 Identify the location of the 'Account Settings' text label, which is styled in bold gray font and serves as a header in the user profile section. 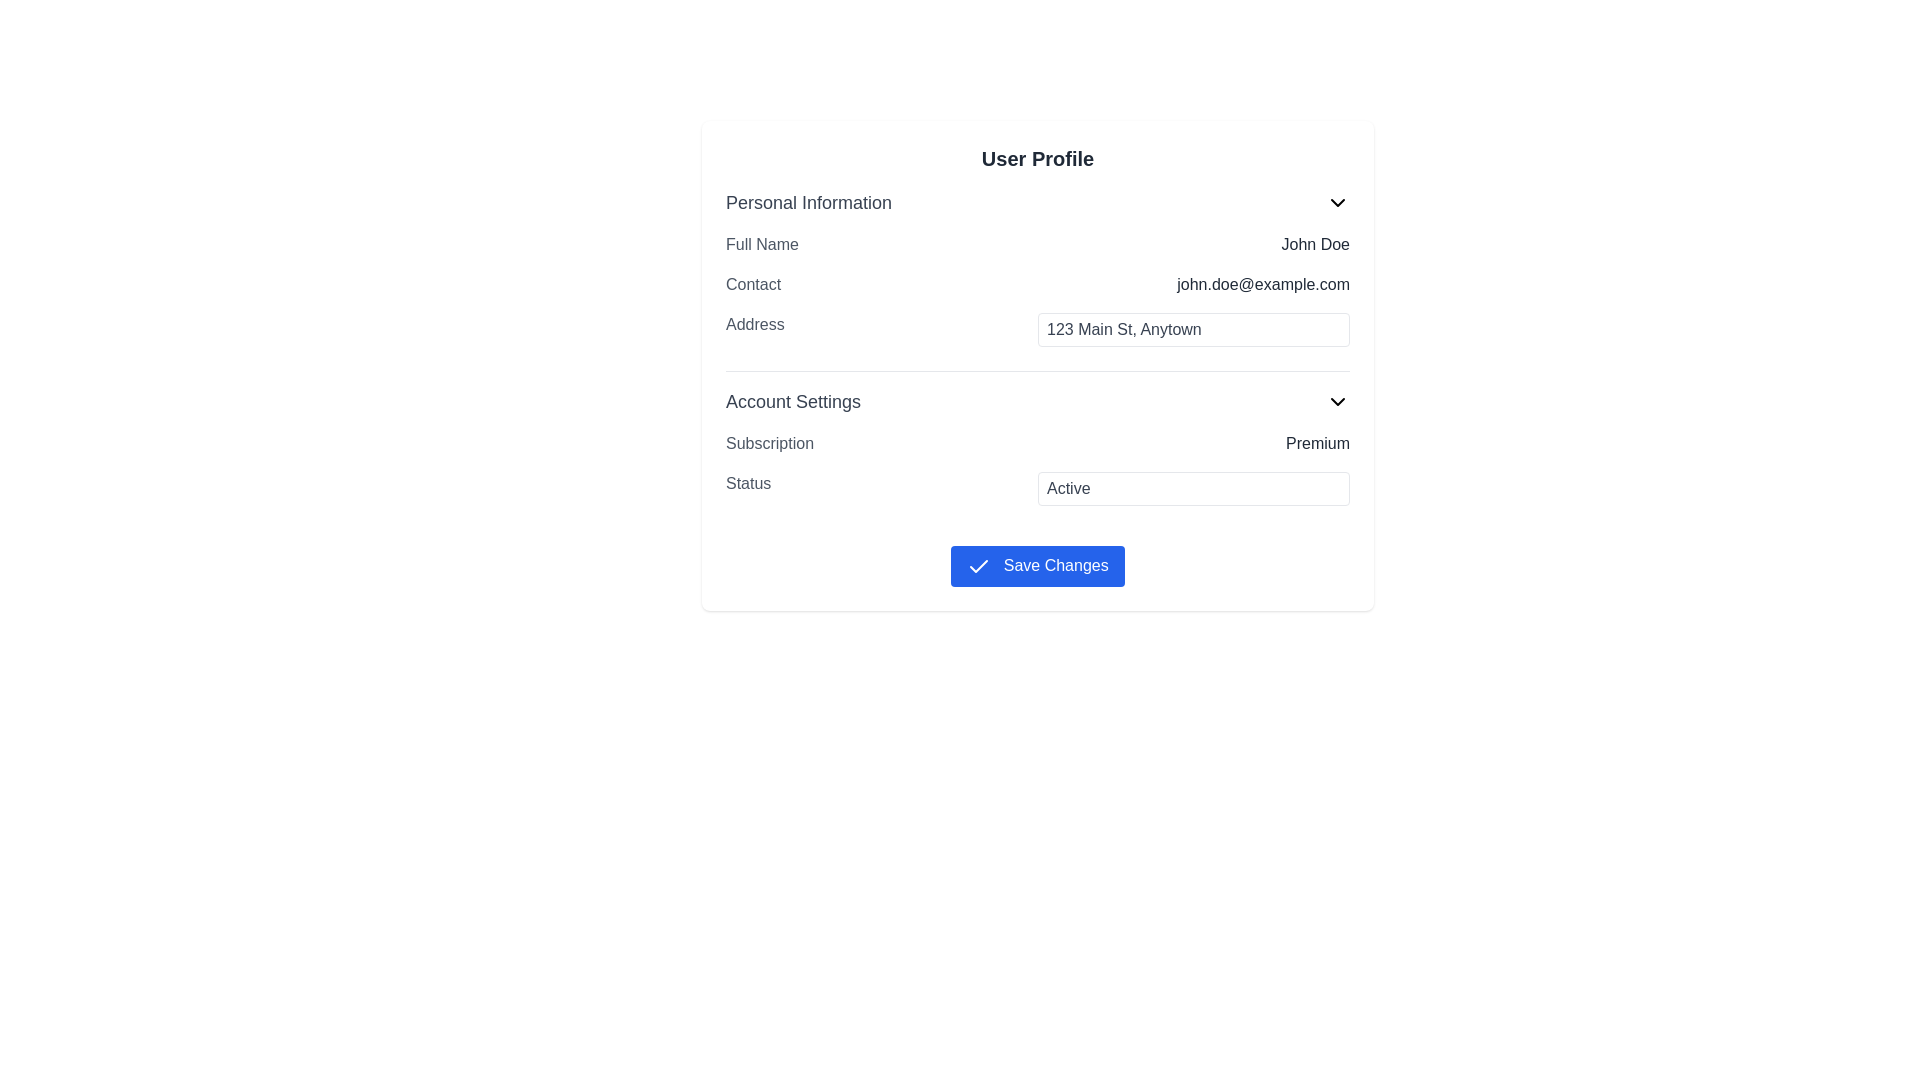
(792, 401).